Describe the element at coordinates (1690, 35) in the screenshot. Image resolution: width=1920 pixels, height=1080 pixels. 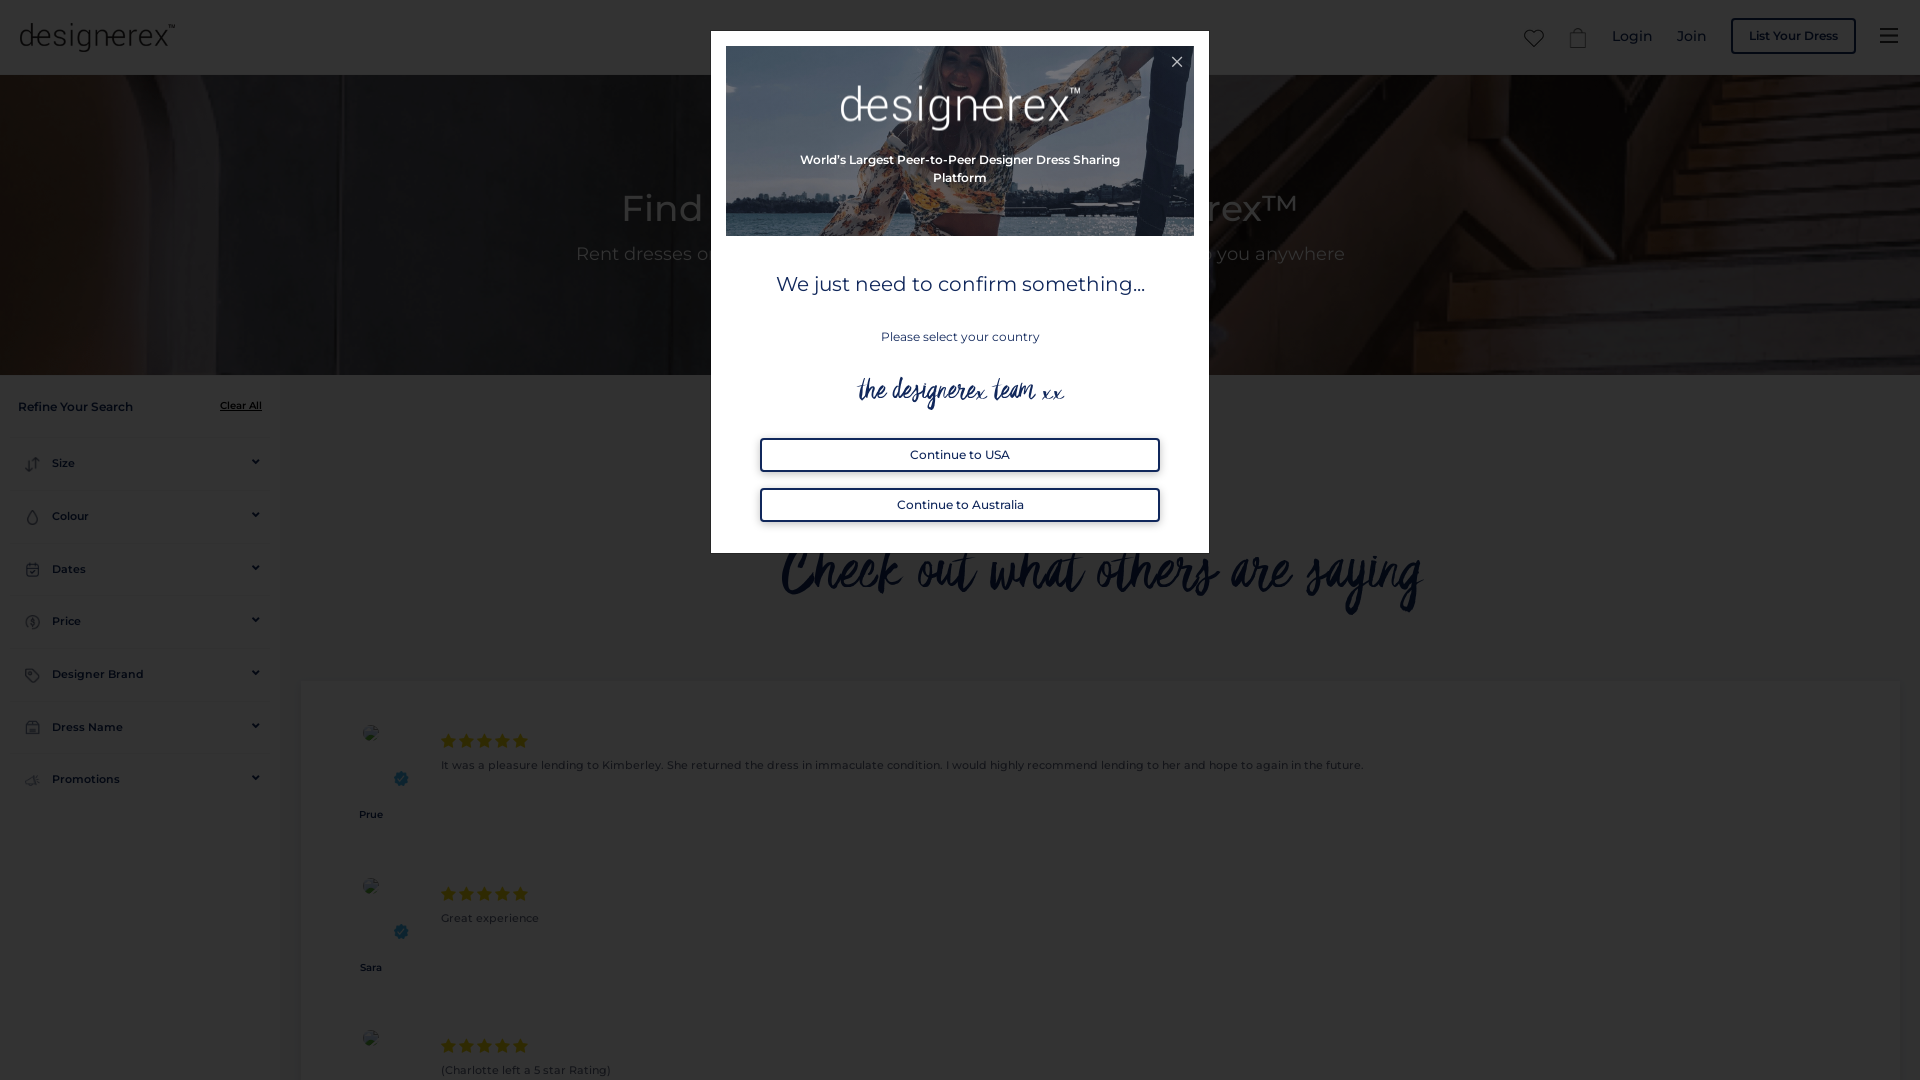
I see `'Join'` at that location.